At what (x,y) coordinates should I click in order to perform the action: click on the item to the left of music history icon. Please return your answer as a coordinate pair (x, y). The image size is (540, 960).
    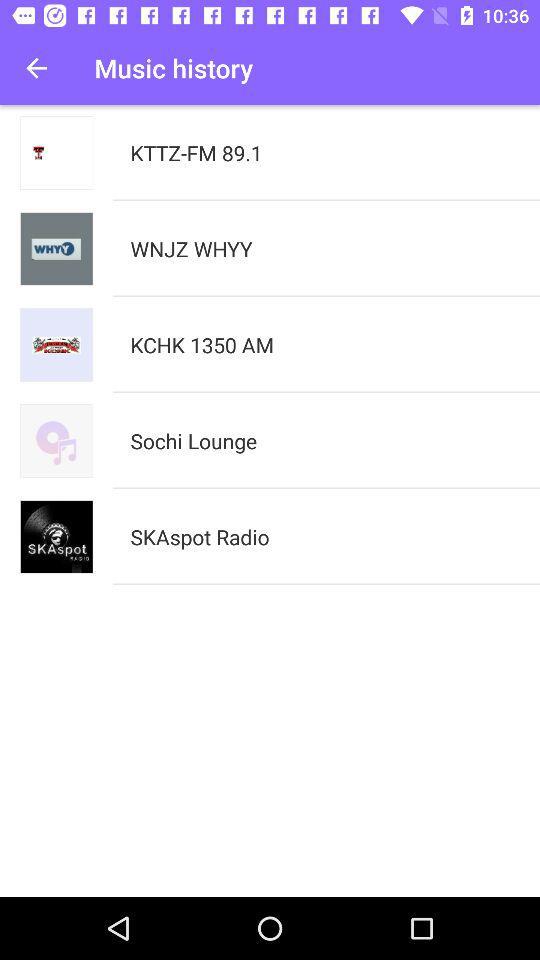
    Looking at the image, I should click on (36, 68).